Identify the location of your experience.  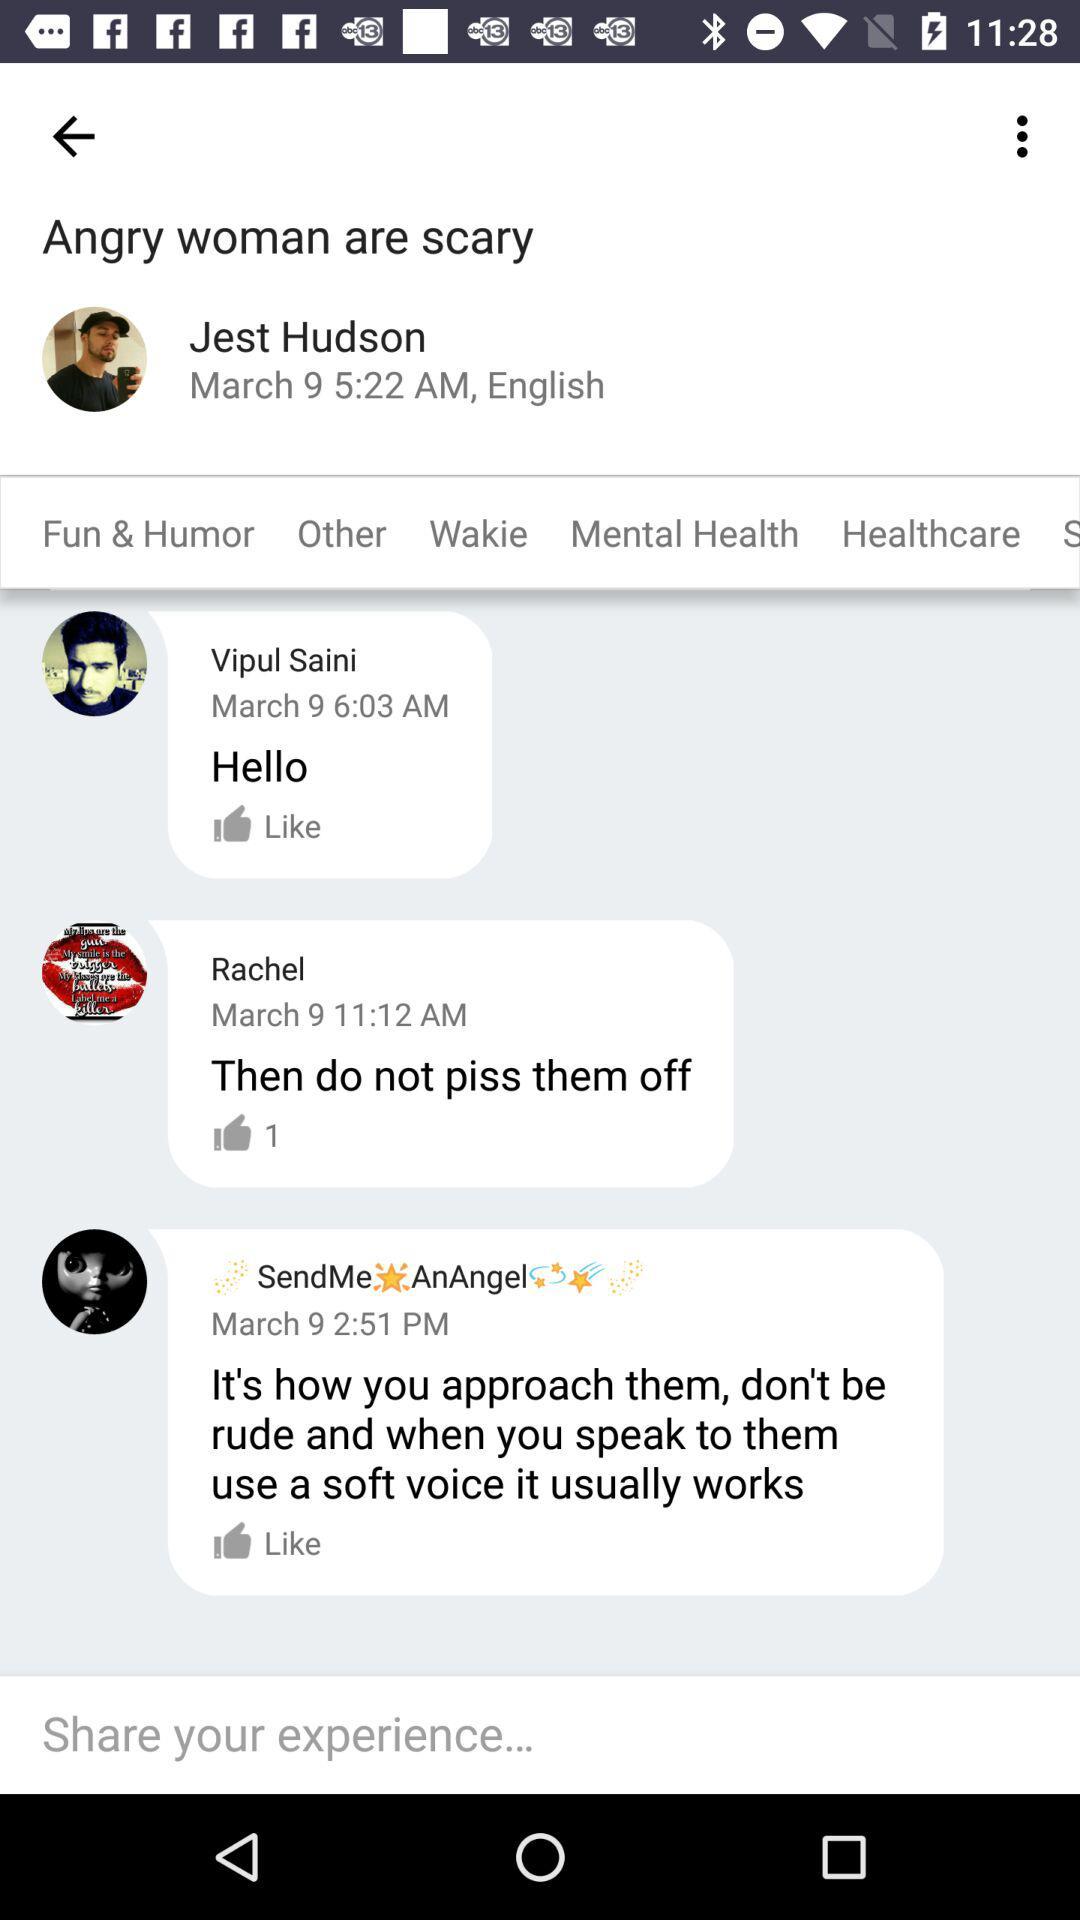
(550, 1734).